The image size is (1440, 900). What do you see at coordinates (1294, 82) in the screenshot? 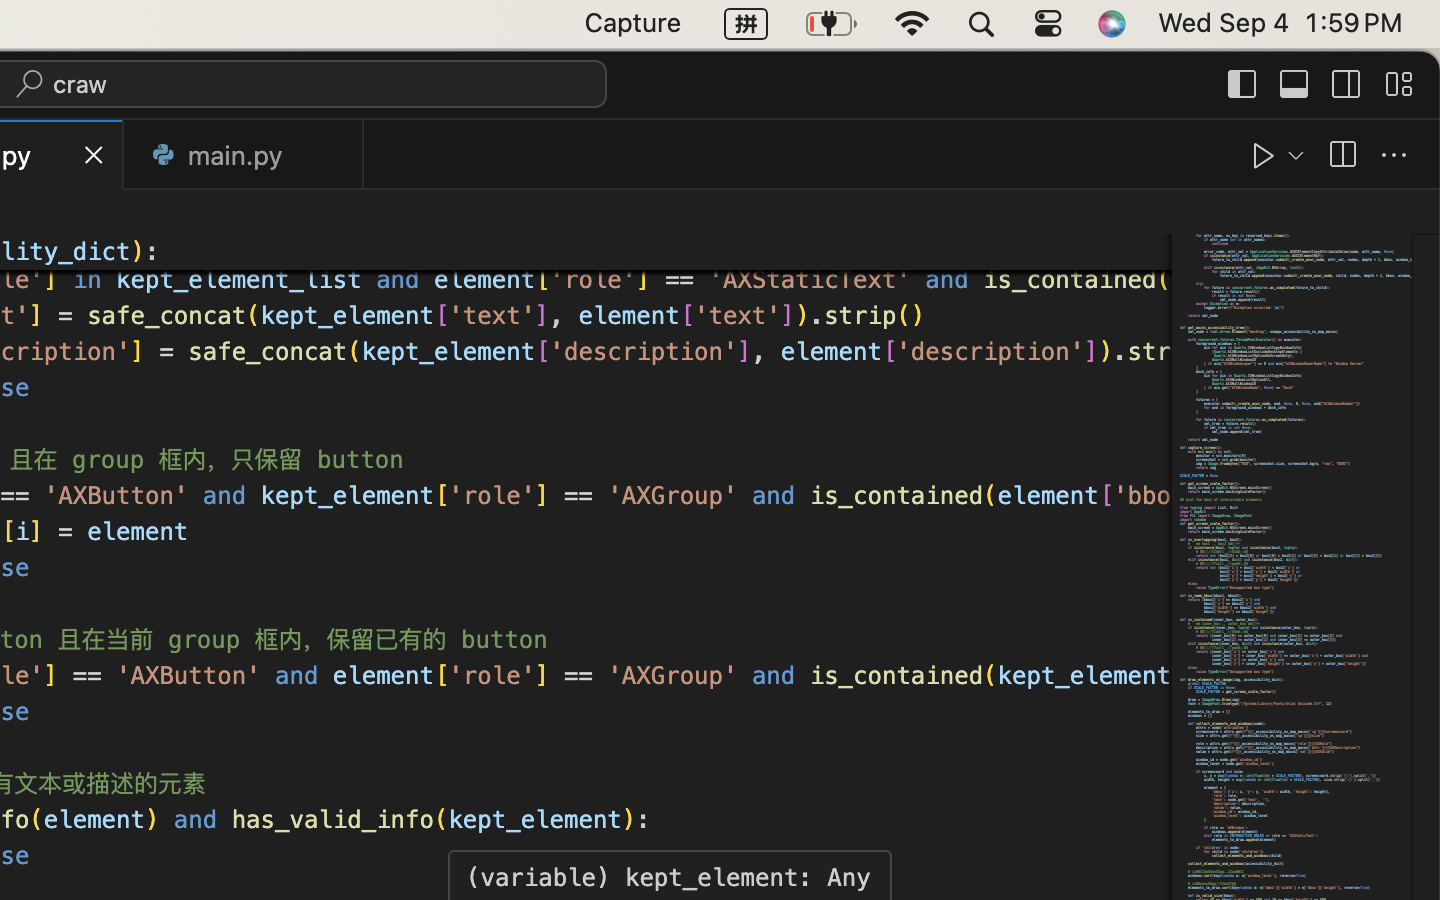
I see `''` at bounding box center [1294, 82].